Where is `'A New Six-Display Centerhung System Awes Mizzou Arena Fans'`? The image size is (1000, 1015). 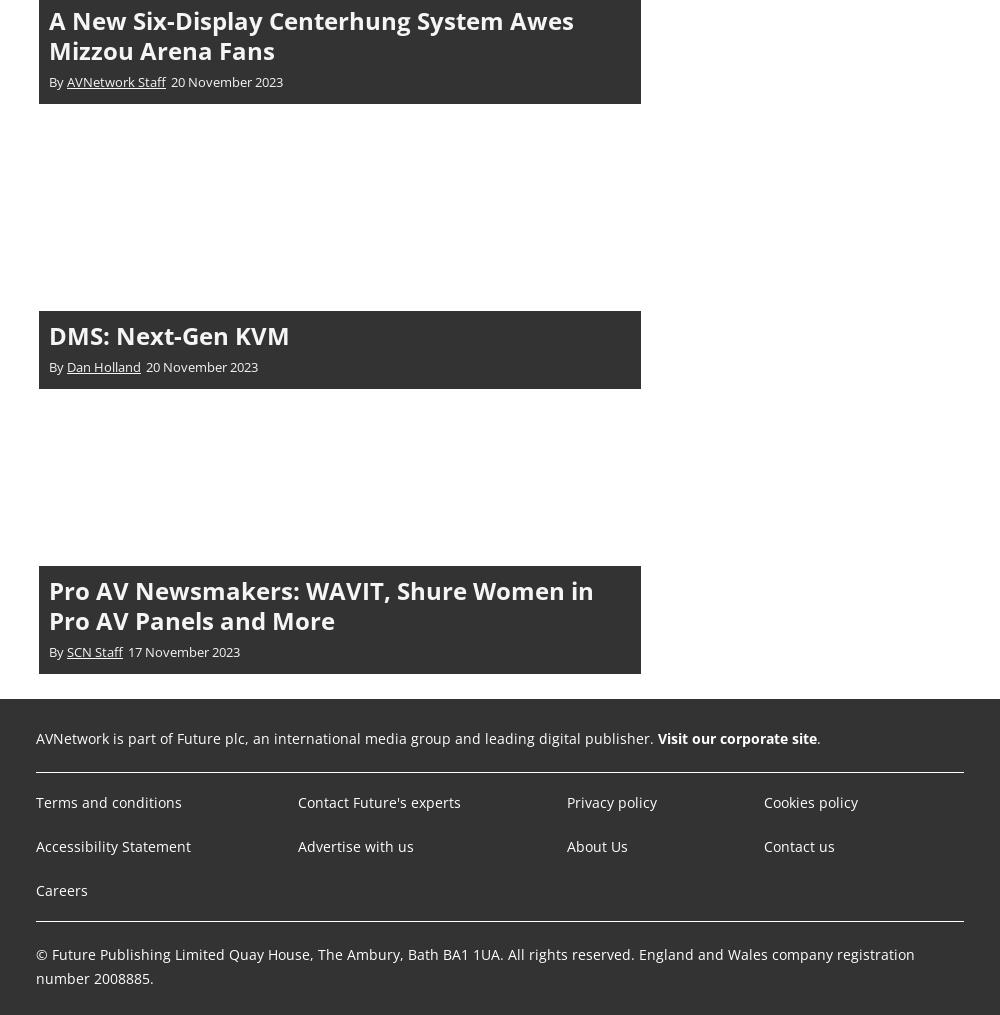
'A New Six-Display Centerhung System Awes Mizzou Arena Fans' is located at coordinates (49, 33).